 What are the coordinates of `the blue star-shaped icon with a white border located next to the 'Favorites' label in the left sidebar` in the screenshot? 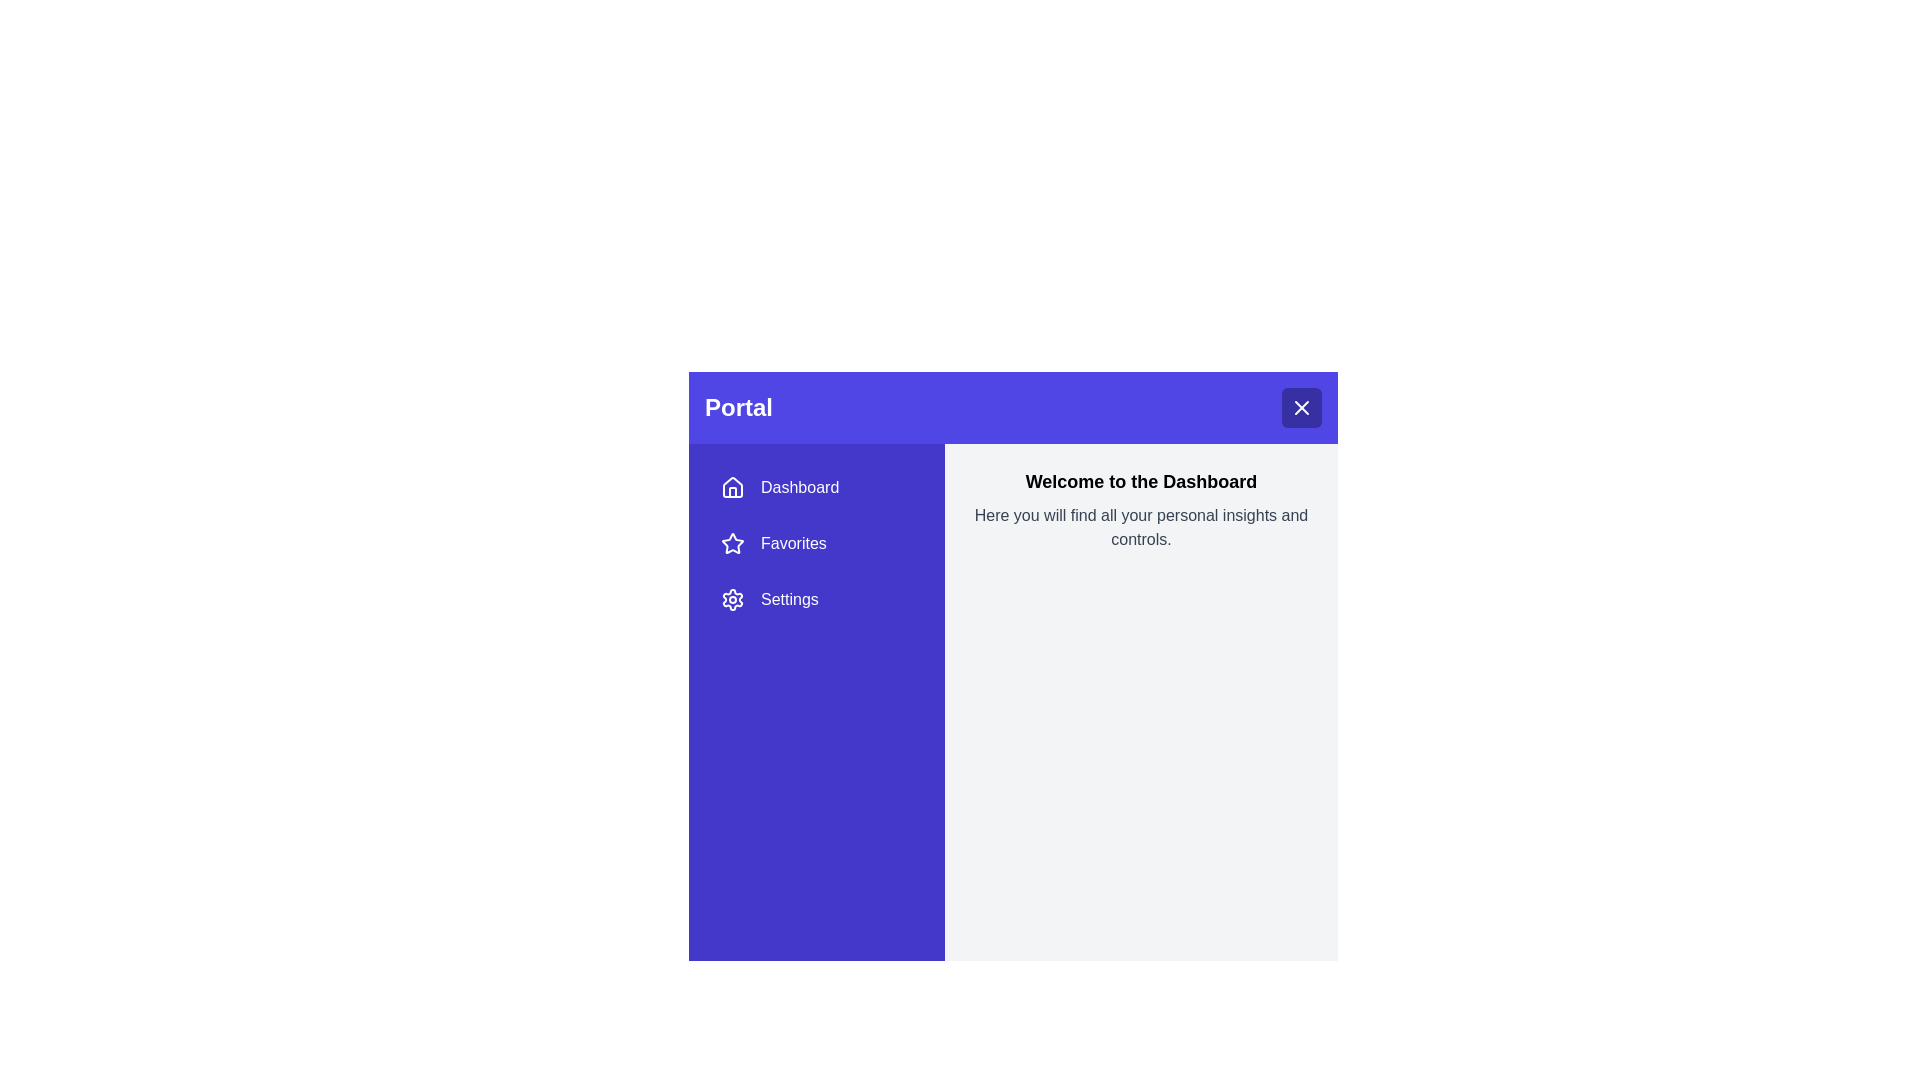 It's located at (732, 543).